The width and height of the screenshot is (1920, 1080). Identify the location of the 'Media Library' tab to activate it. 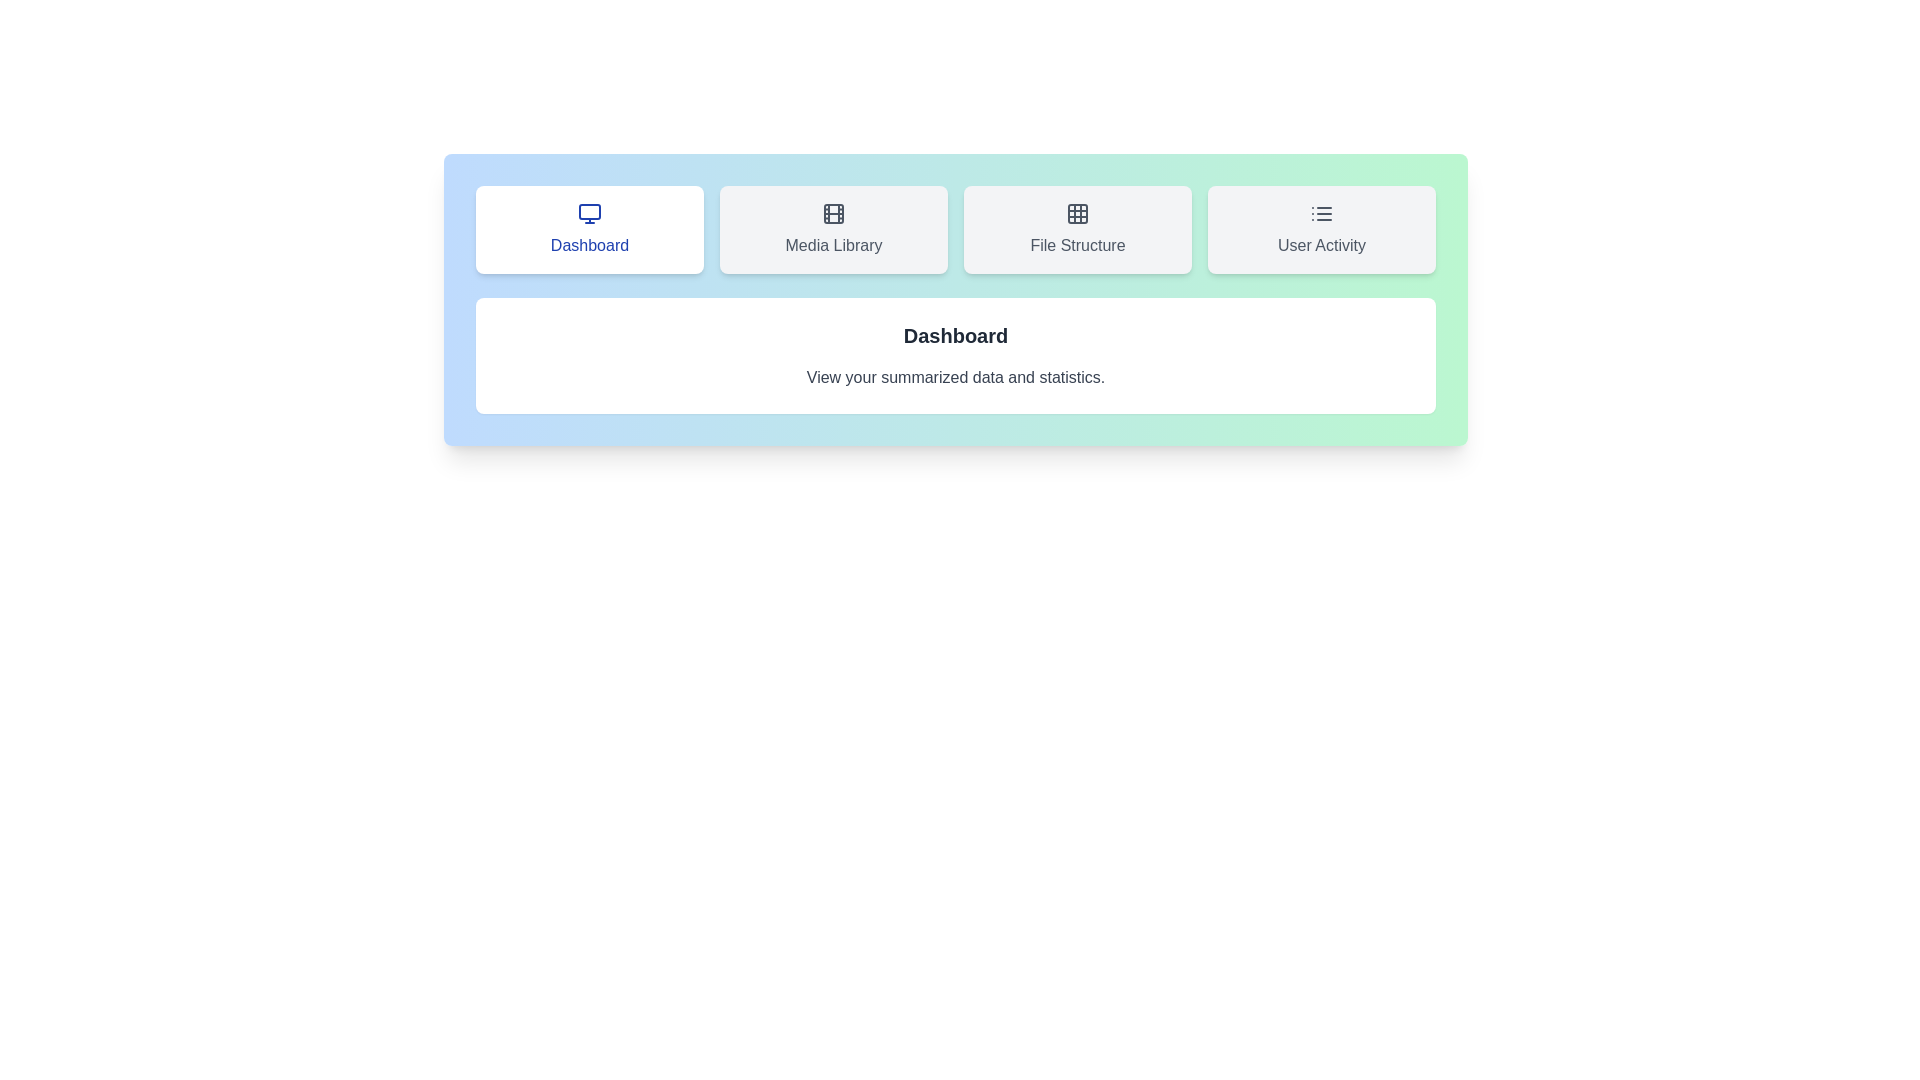
(834, 229).